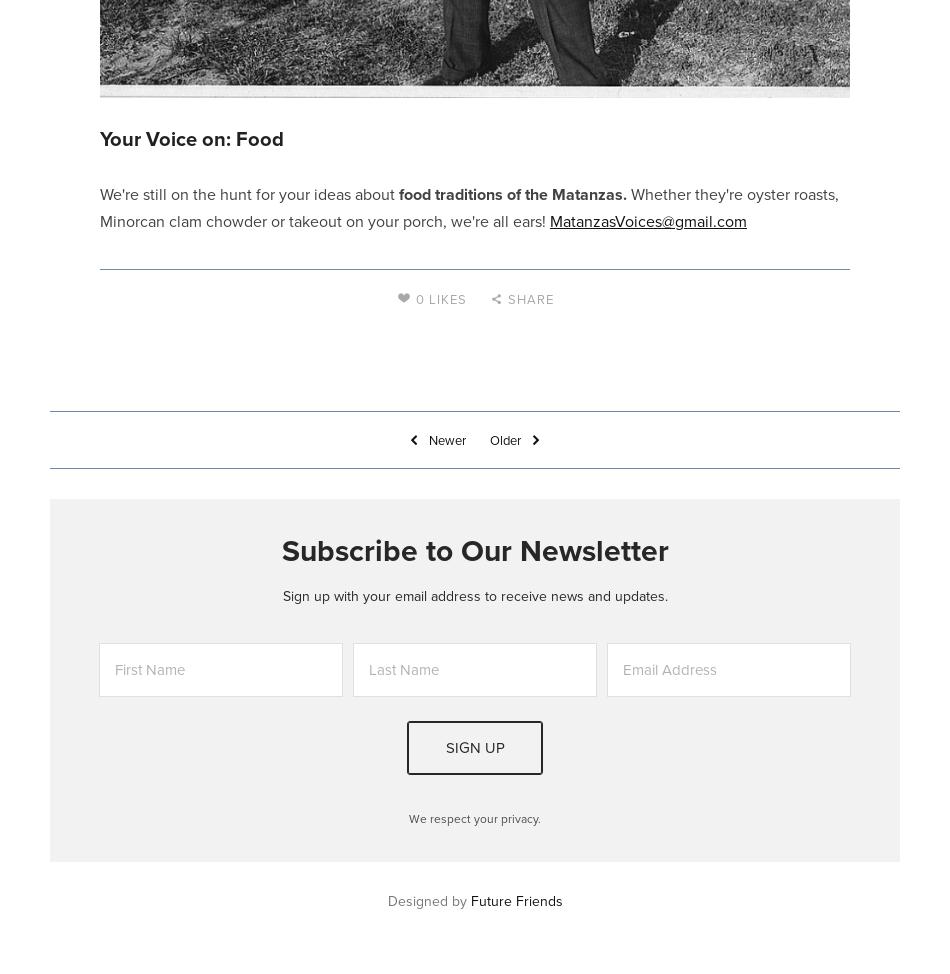 This screenshot has height=974, width=950. I want to click on 'Whether they're oyster roasts, Minorcan clam chowder or takeout on your porch, we're all ears!', so click(468, 206).